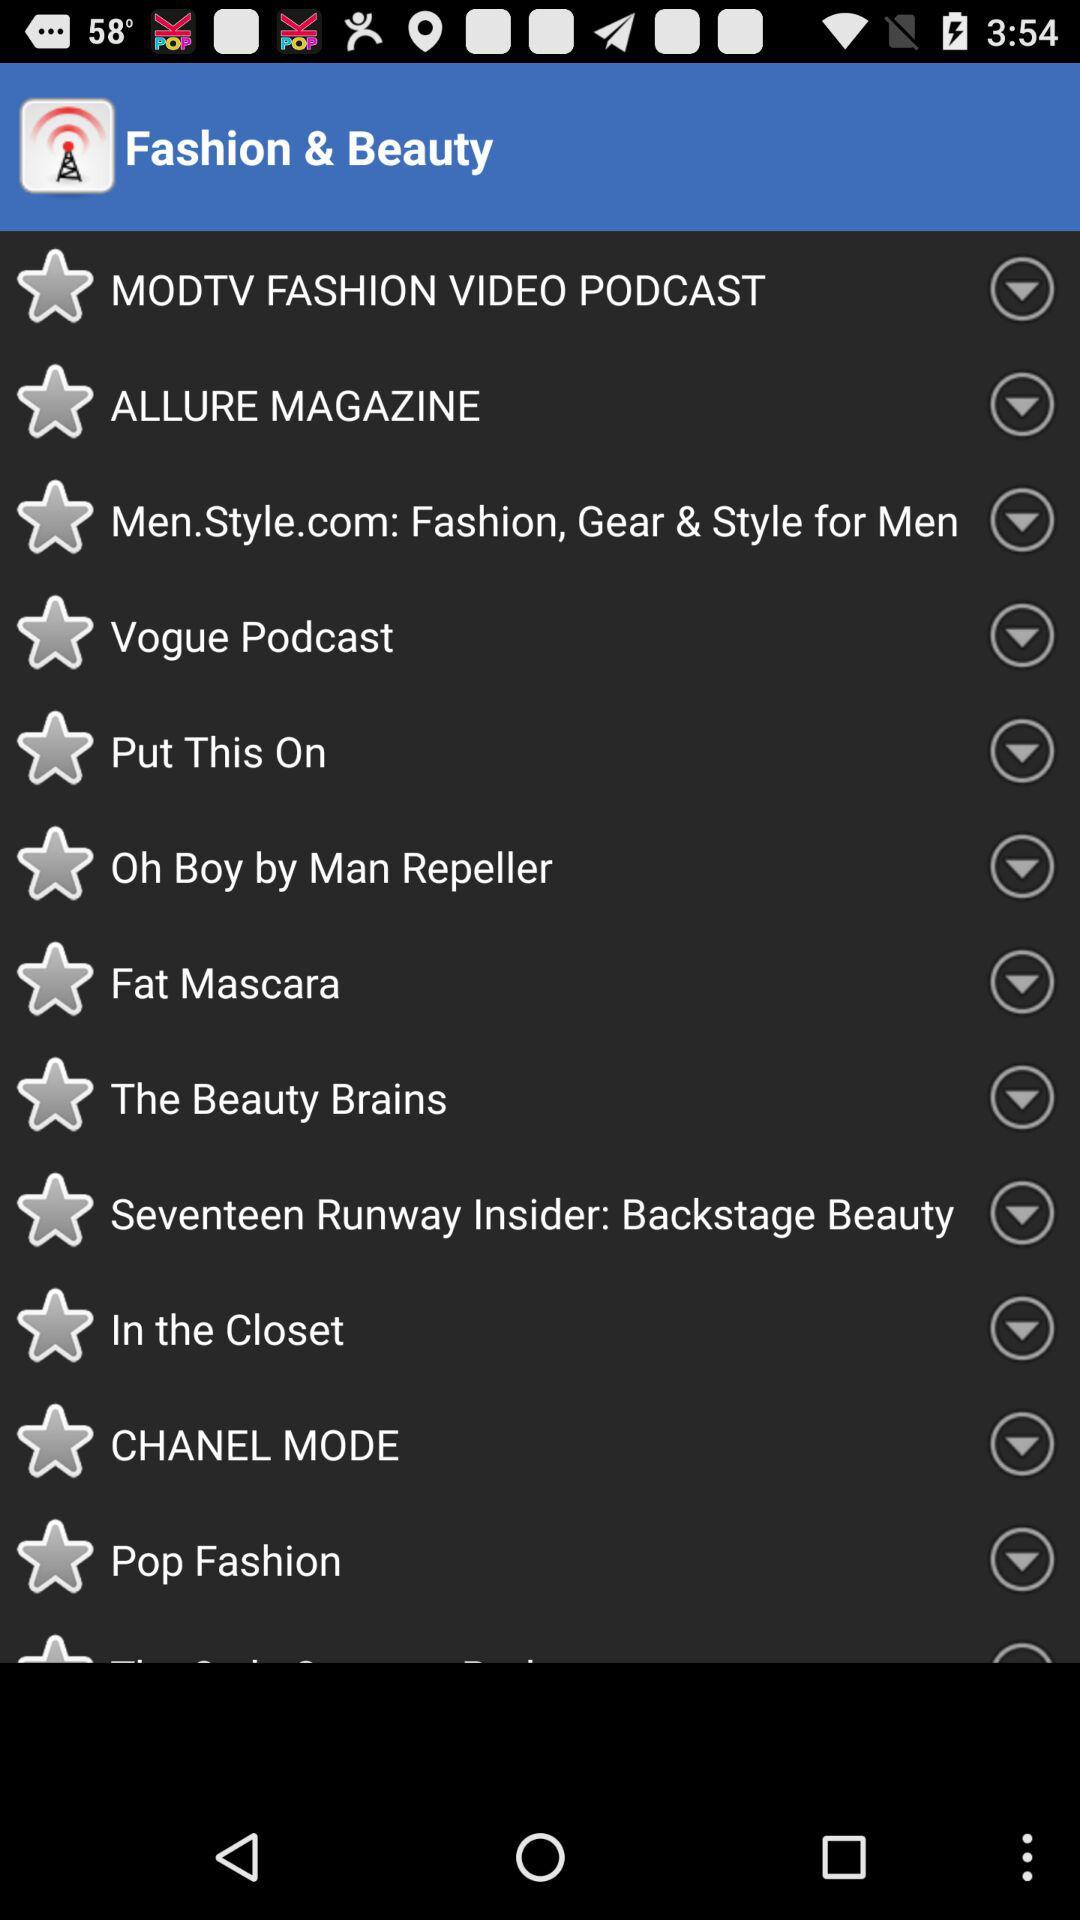 This screenshot has width=1080, height=1920. I want to click on icon below the vogue podcast app, so click(536, 749).